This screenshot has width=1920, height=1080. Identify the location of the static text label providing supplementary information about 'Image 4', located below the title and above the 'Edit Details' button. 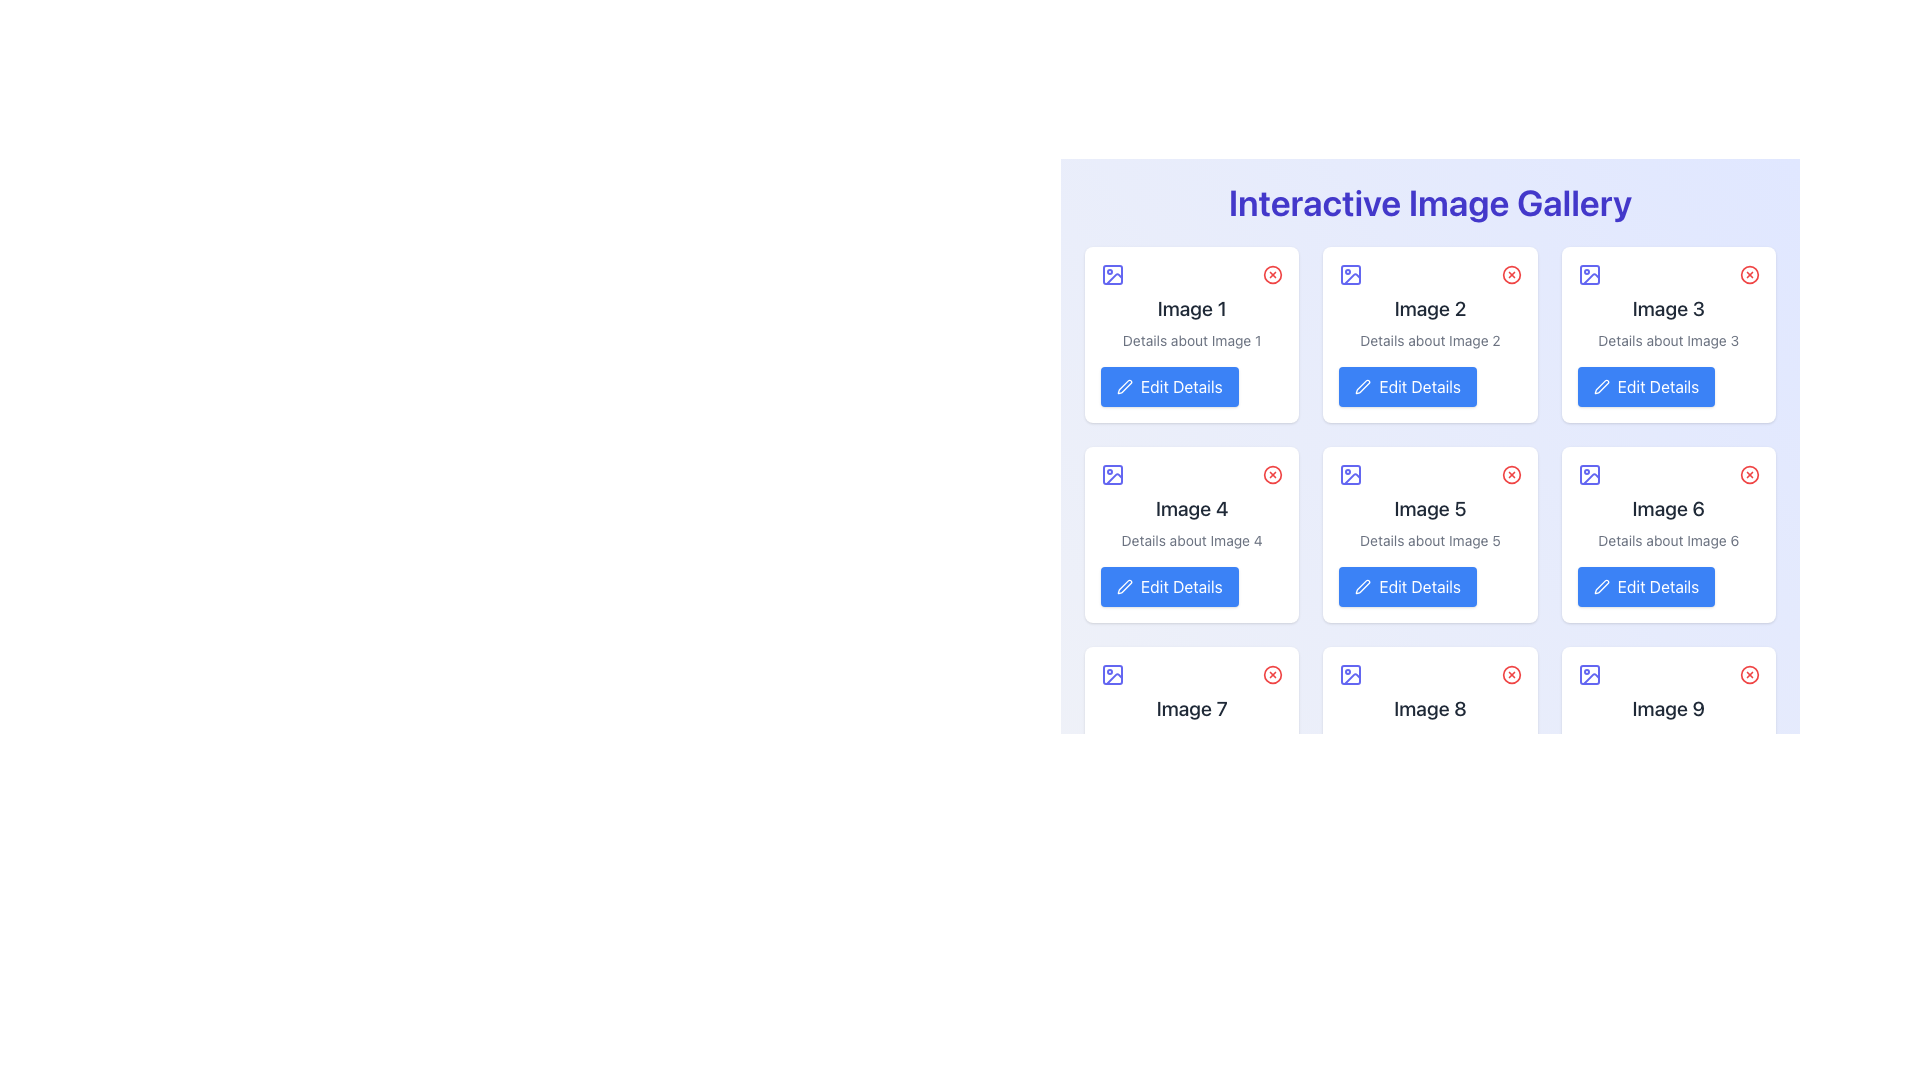
(1192, 540).